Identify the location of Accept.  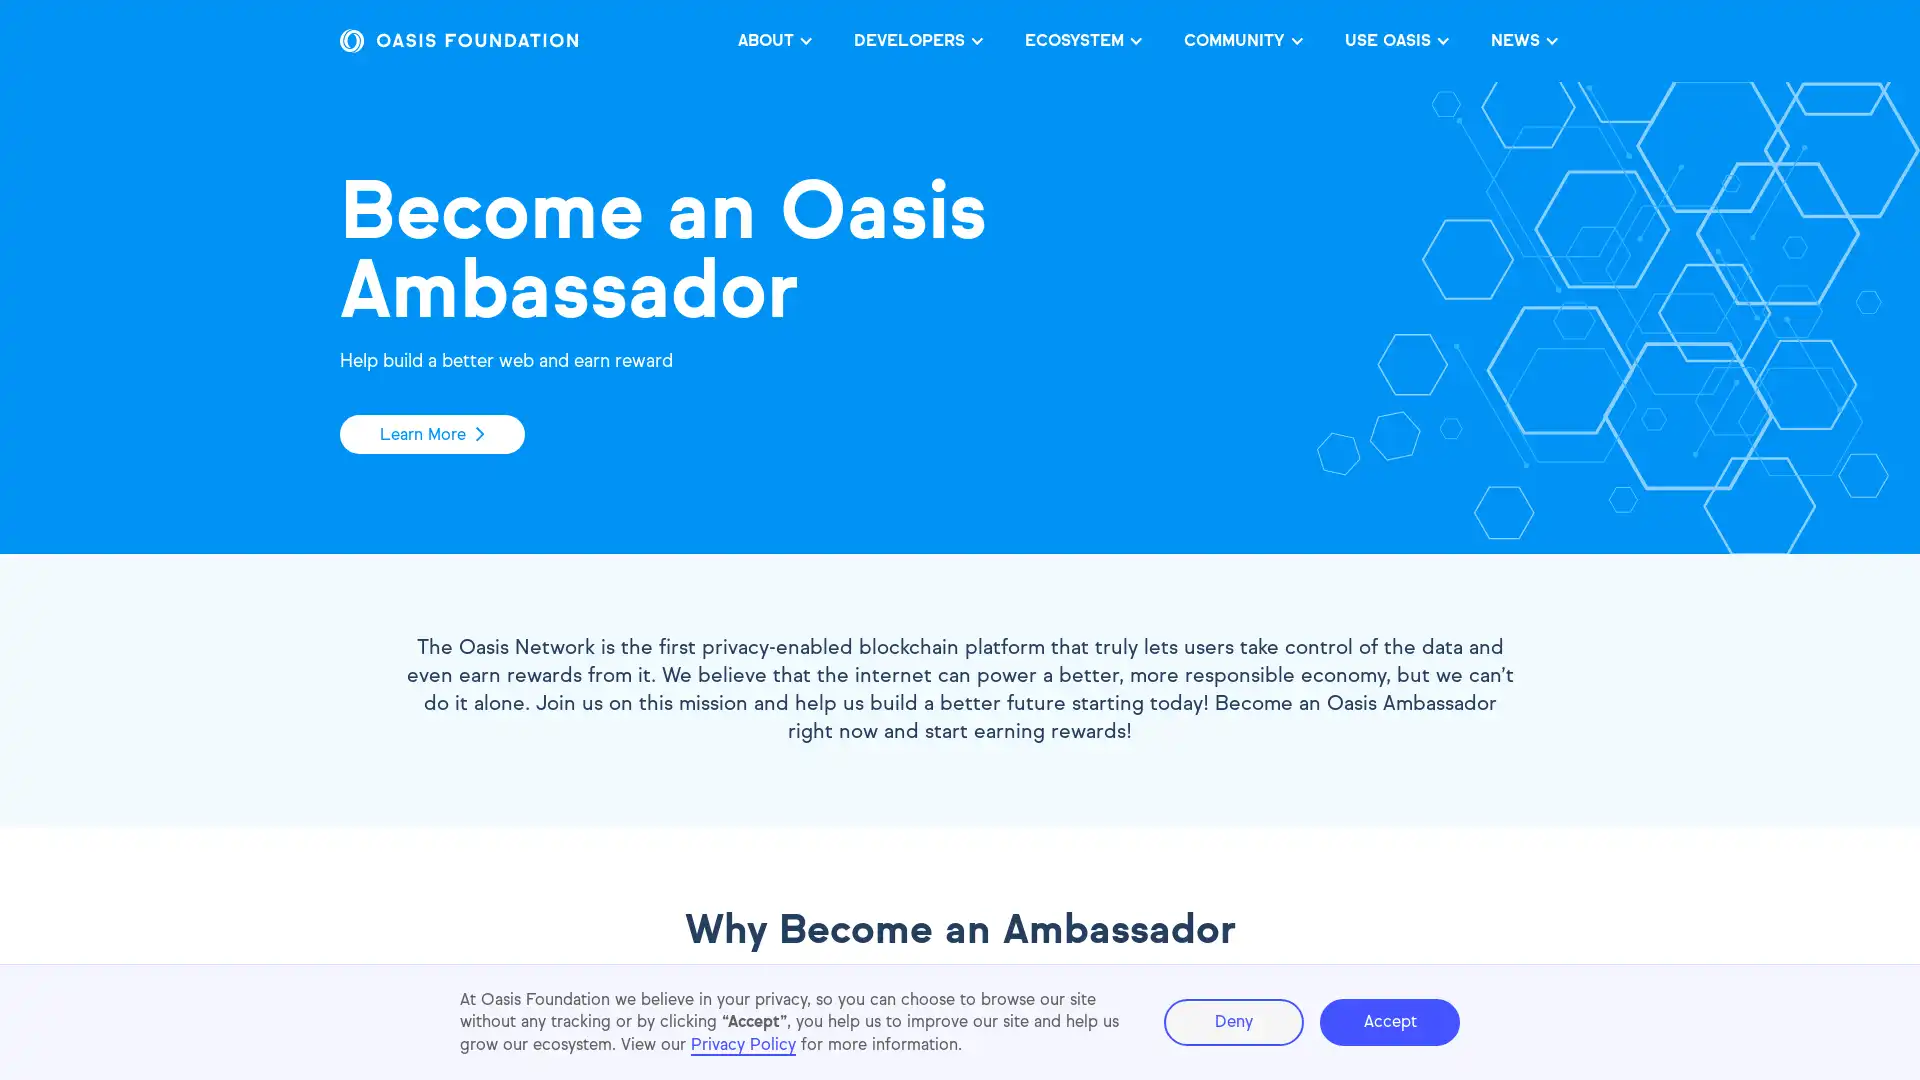
(1389, 1022).